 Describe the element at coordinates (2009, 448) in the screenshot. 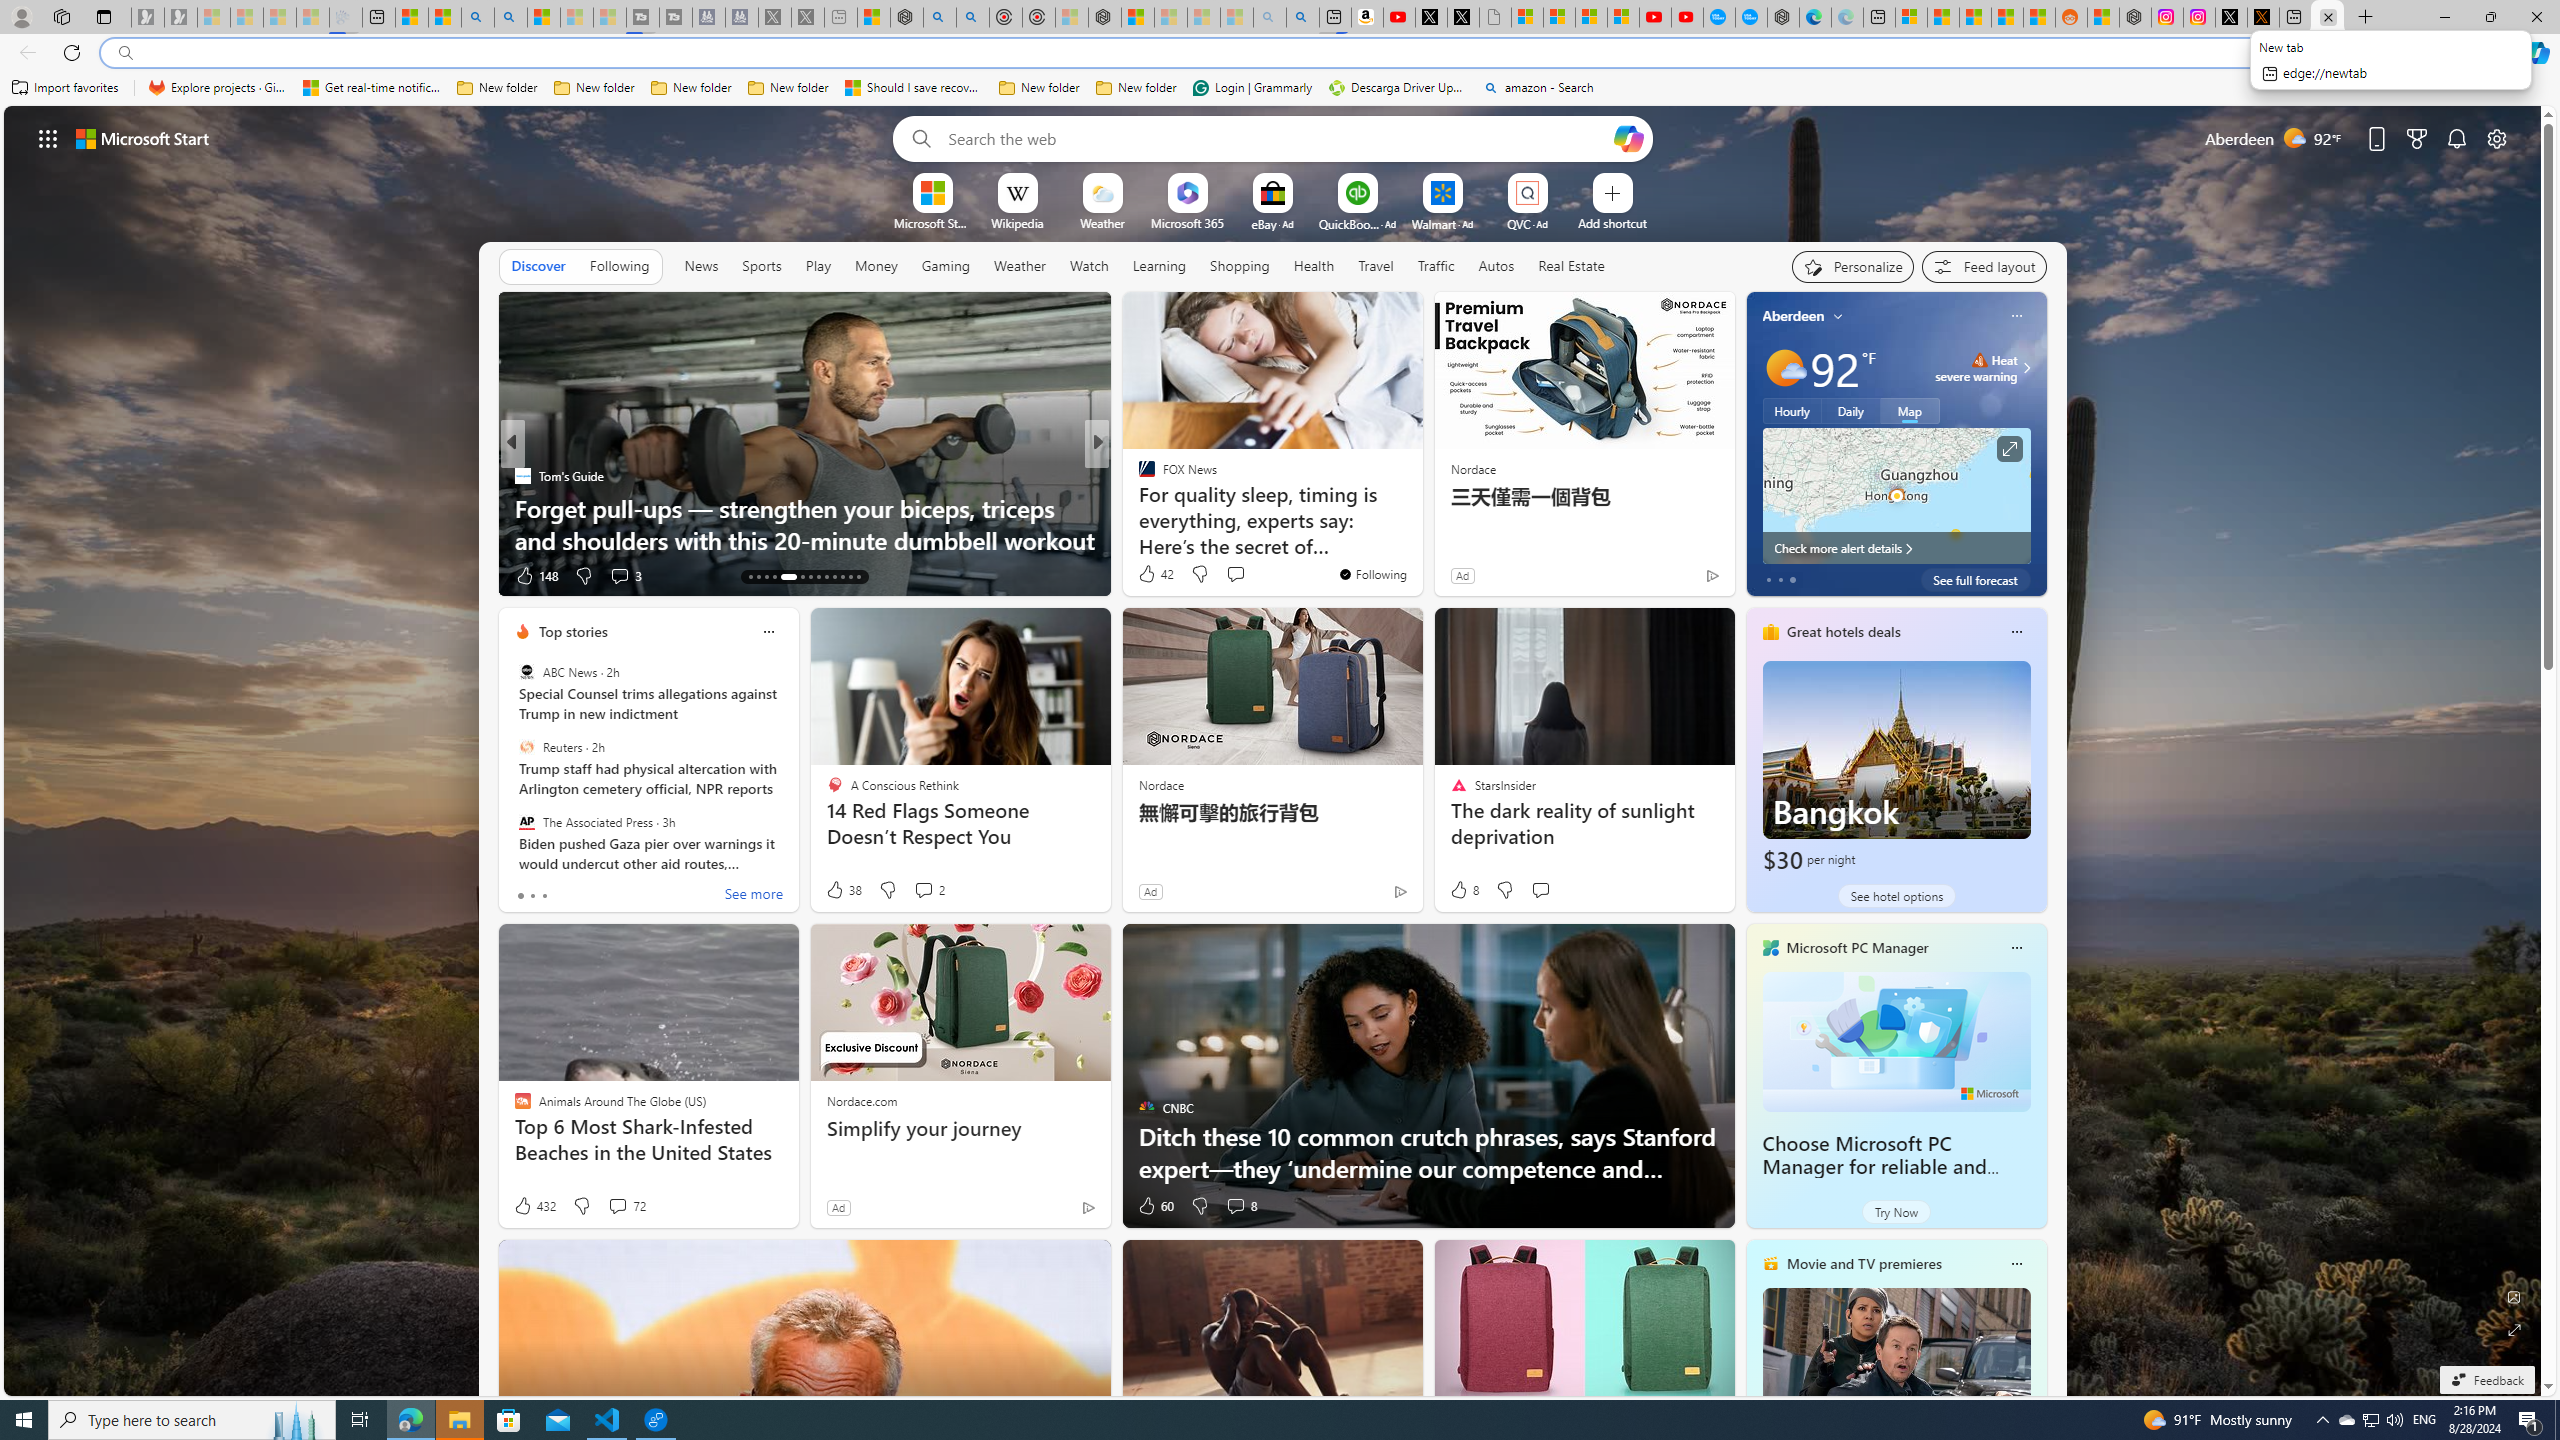

I see `'Click to see more information'` at that location.